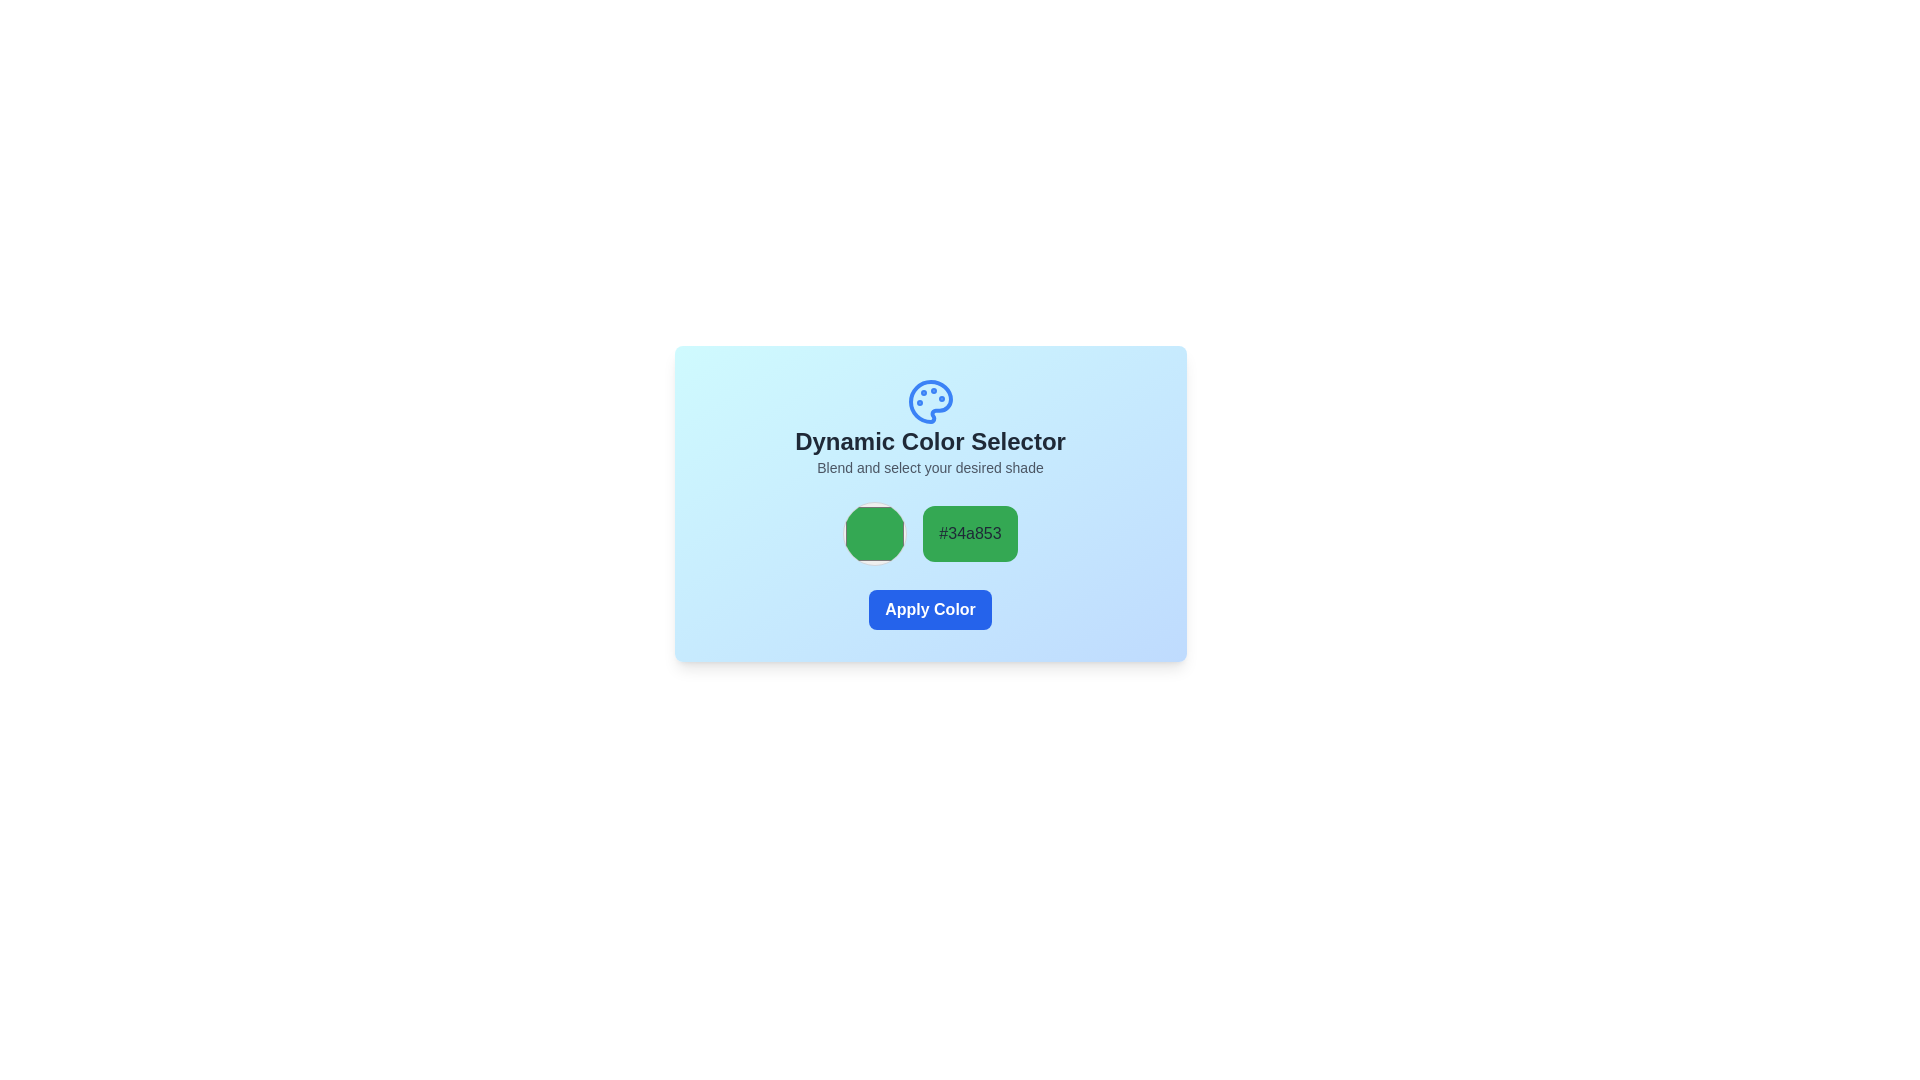 The height and width of the screenshot is (1080, 1920). Describe the element at coordinates (929, 441) in the screenshot. I see `the header text label that reads 'Dynamic Color Selector', styled in bold font and located in the center of the interface, below a palette icon` at that location.